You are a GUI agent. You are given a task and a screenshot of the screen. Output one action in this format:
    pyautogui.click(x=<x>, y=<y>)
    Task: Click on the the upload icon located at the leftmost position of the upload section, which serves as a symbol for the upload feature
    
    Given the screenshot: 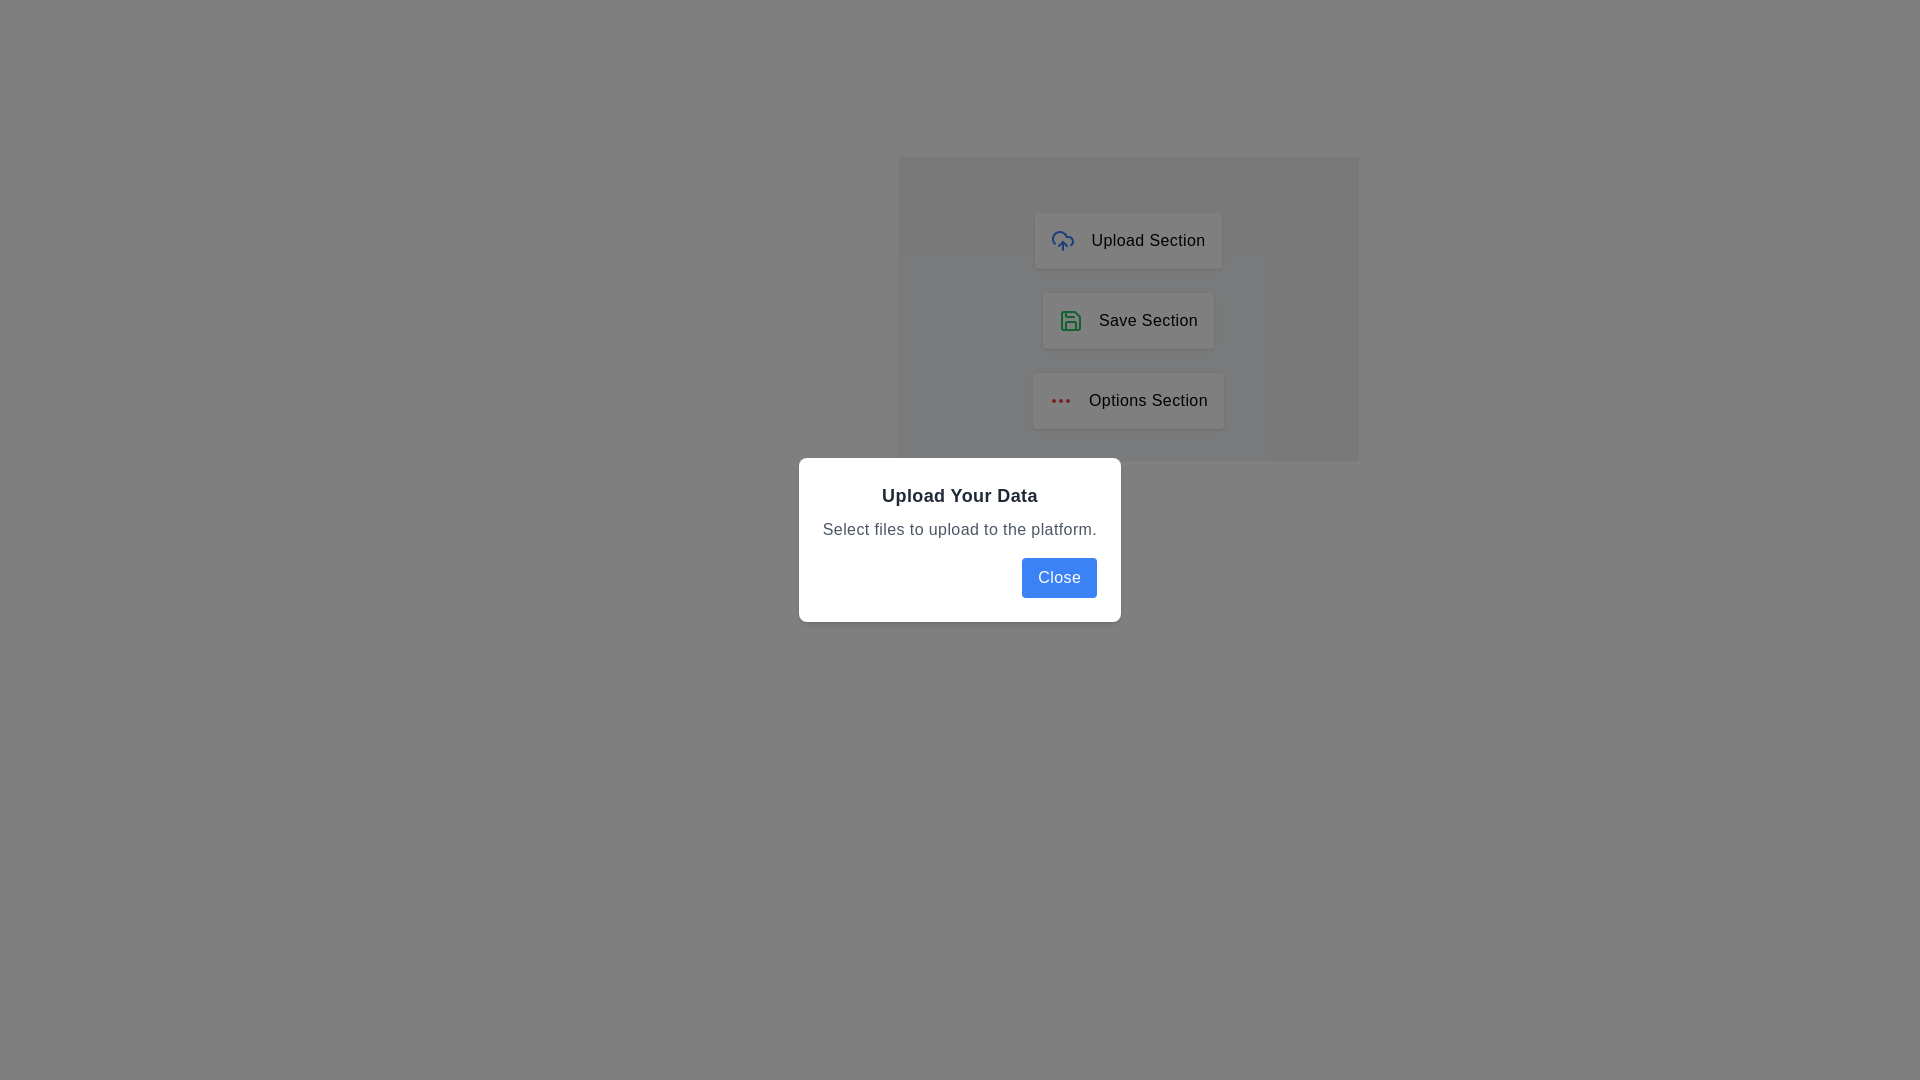 What is the action you would take?
    pyautogui.click(x=1062, y=239)
    